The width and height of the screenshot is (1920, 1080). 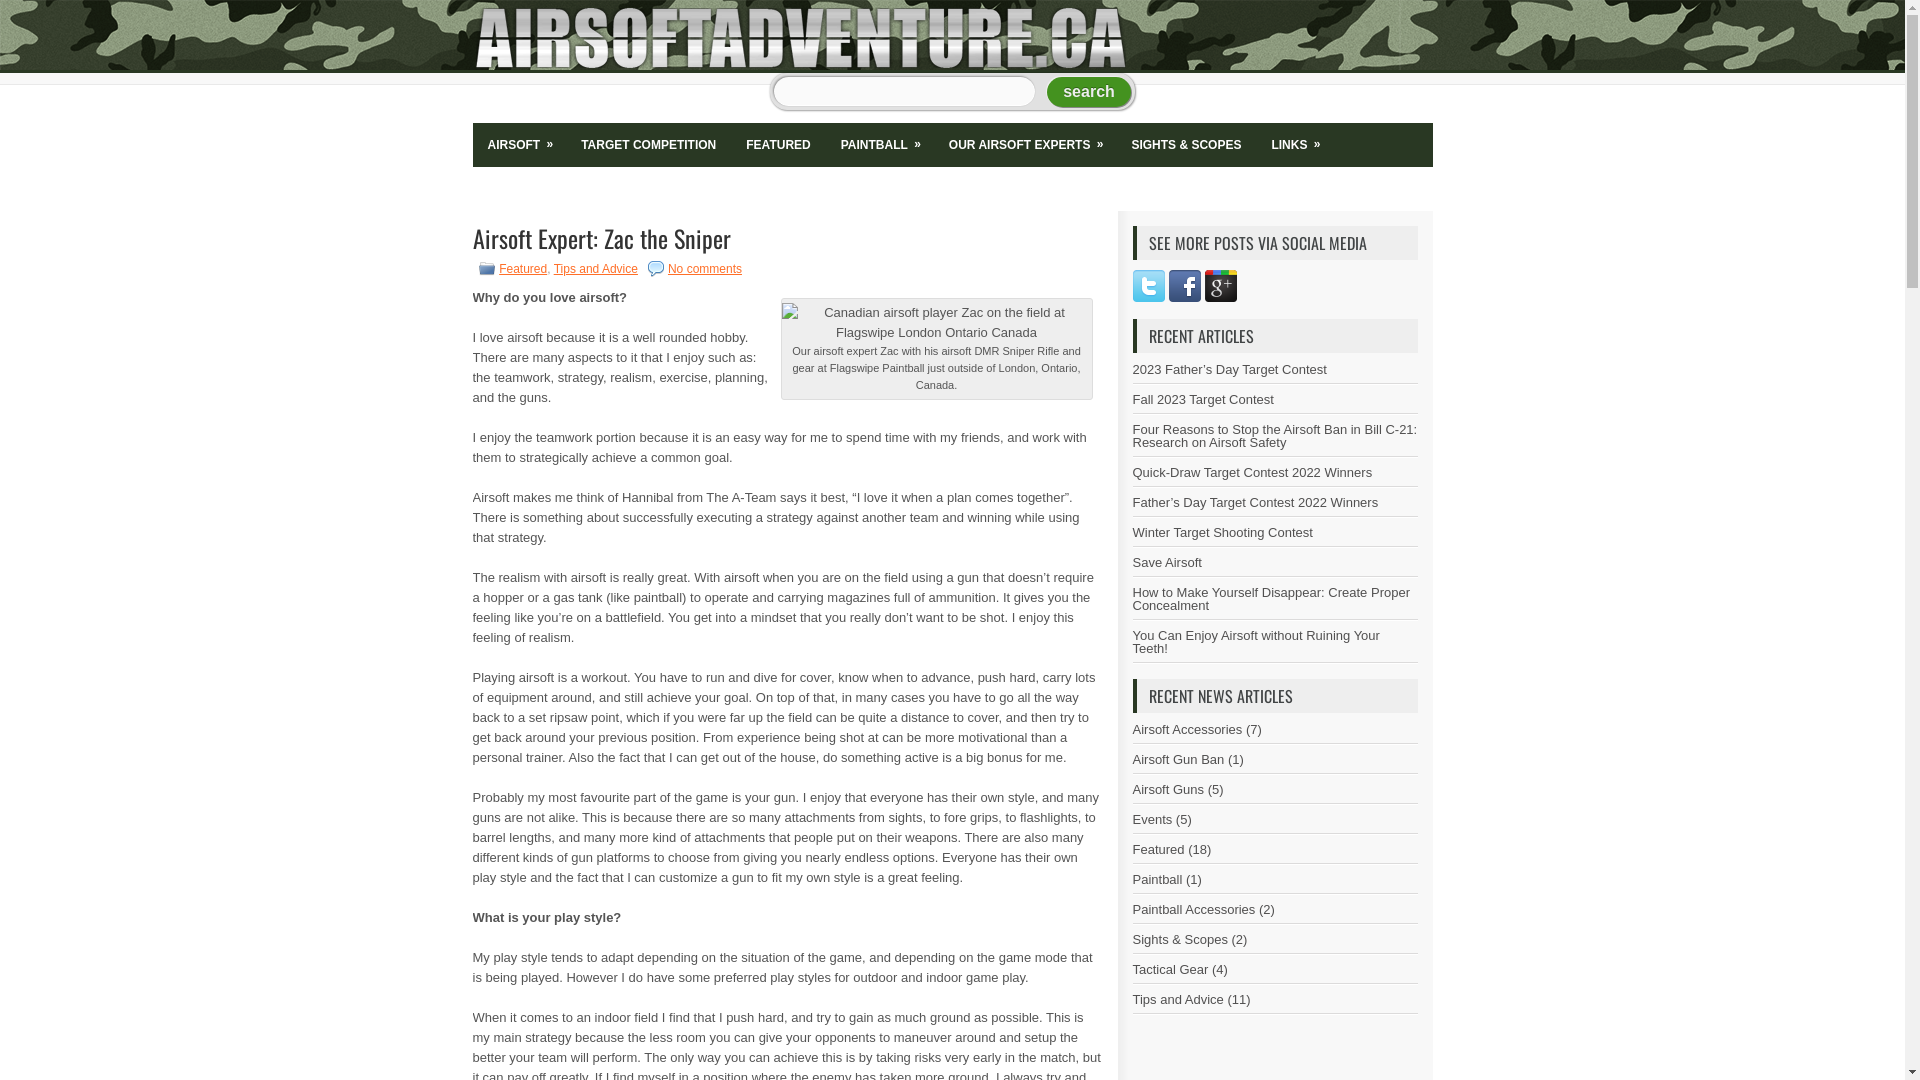 I want to click on 'Tactical Gear', so click(x=1170, y=968).